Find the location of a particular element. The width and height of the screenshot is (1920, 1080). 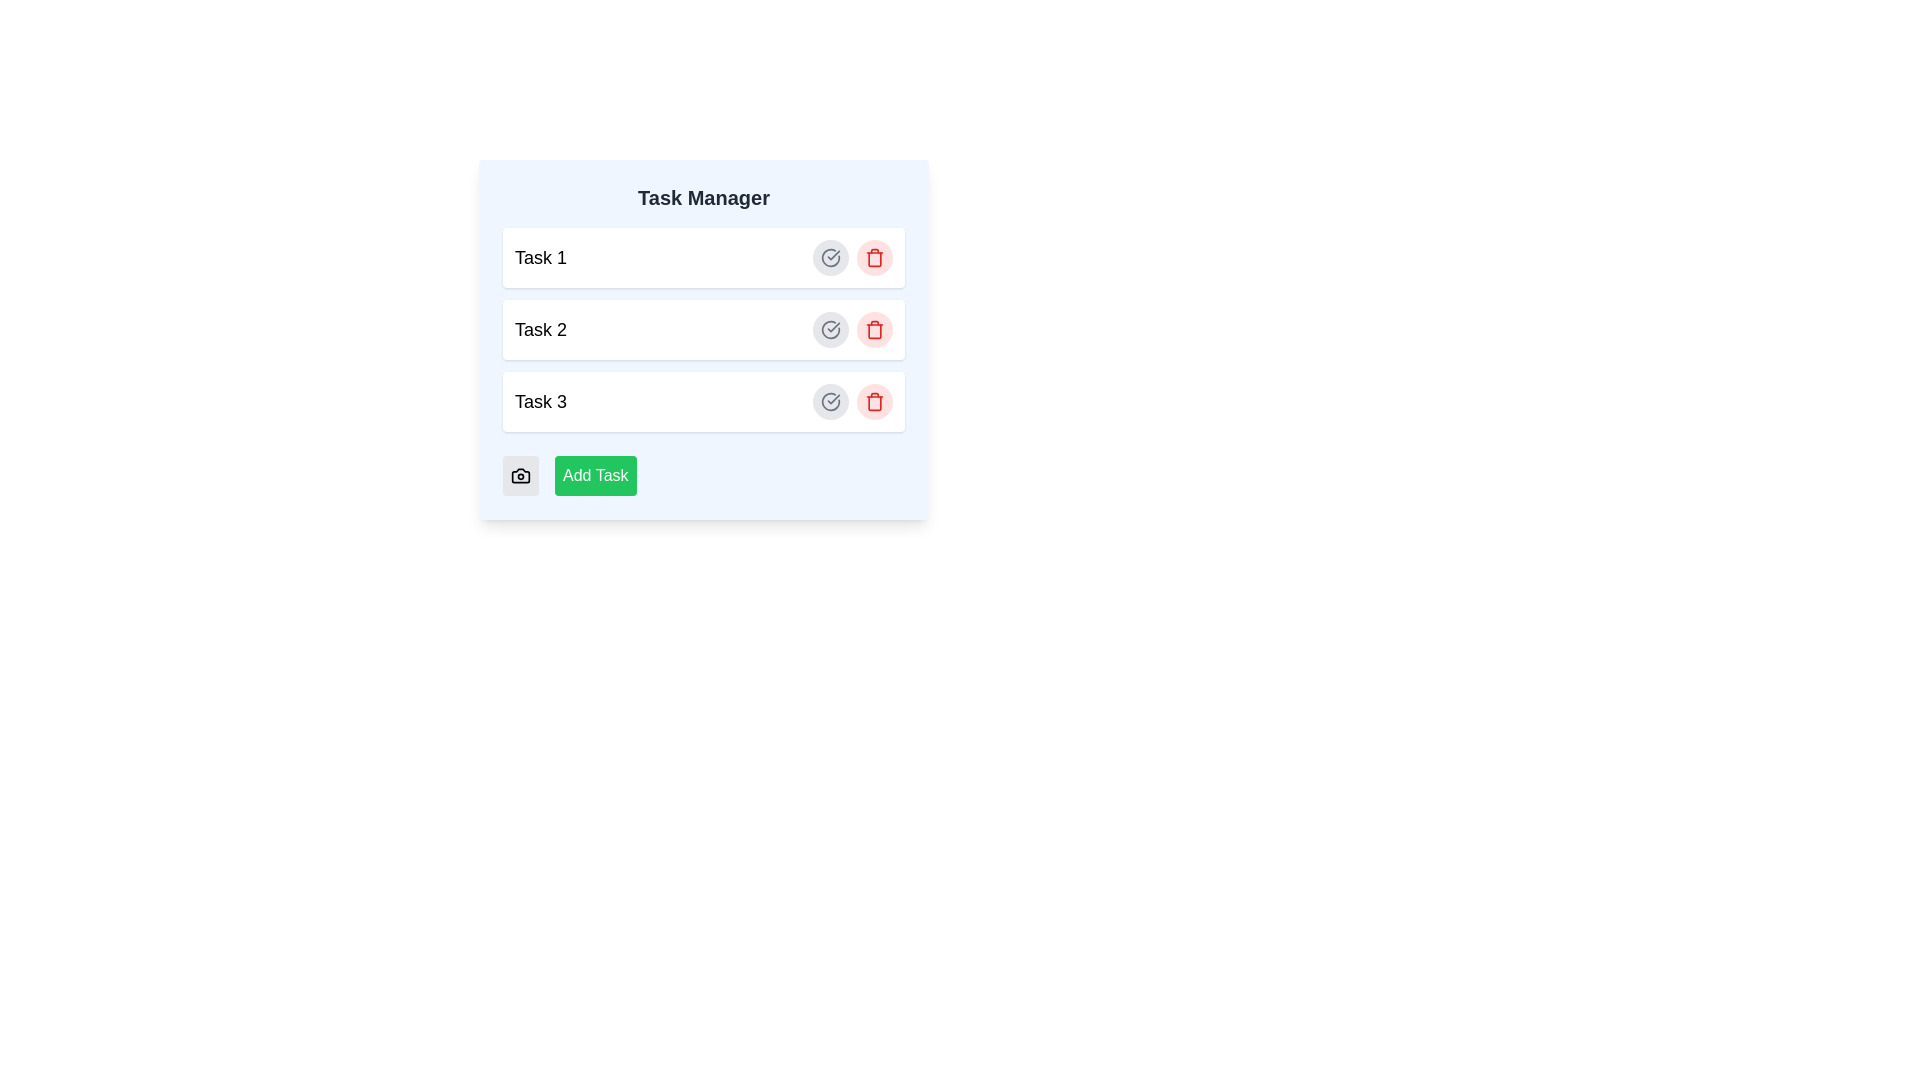

the delete button located to the far right of the row labeled 'Task 2' in the vertically stacked list is located at coordinates (874, 329).